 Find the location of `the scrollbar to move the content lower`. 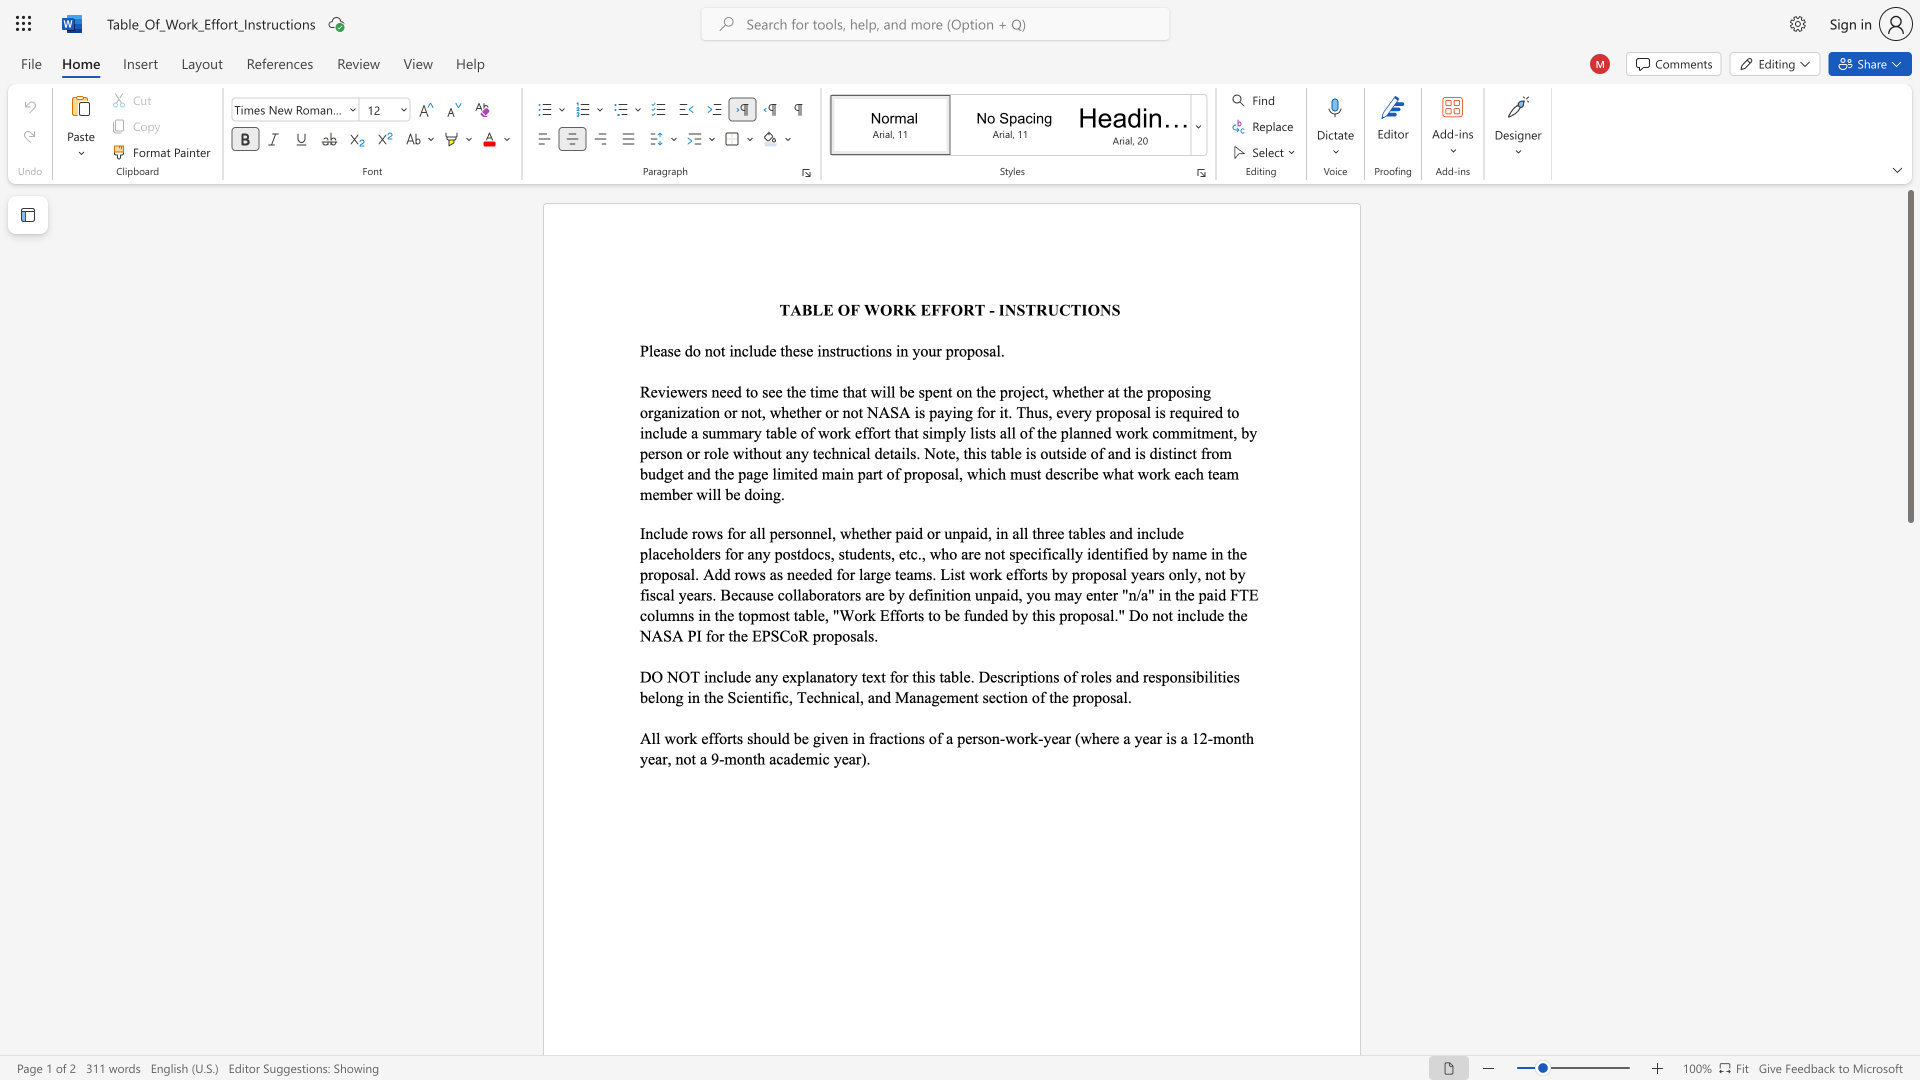

the scrollbar to move the content lower is located at coordinates (1909, 640).